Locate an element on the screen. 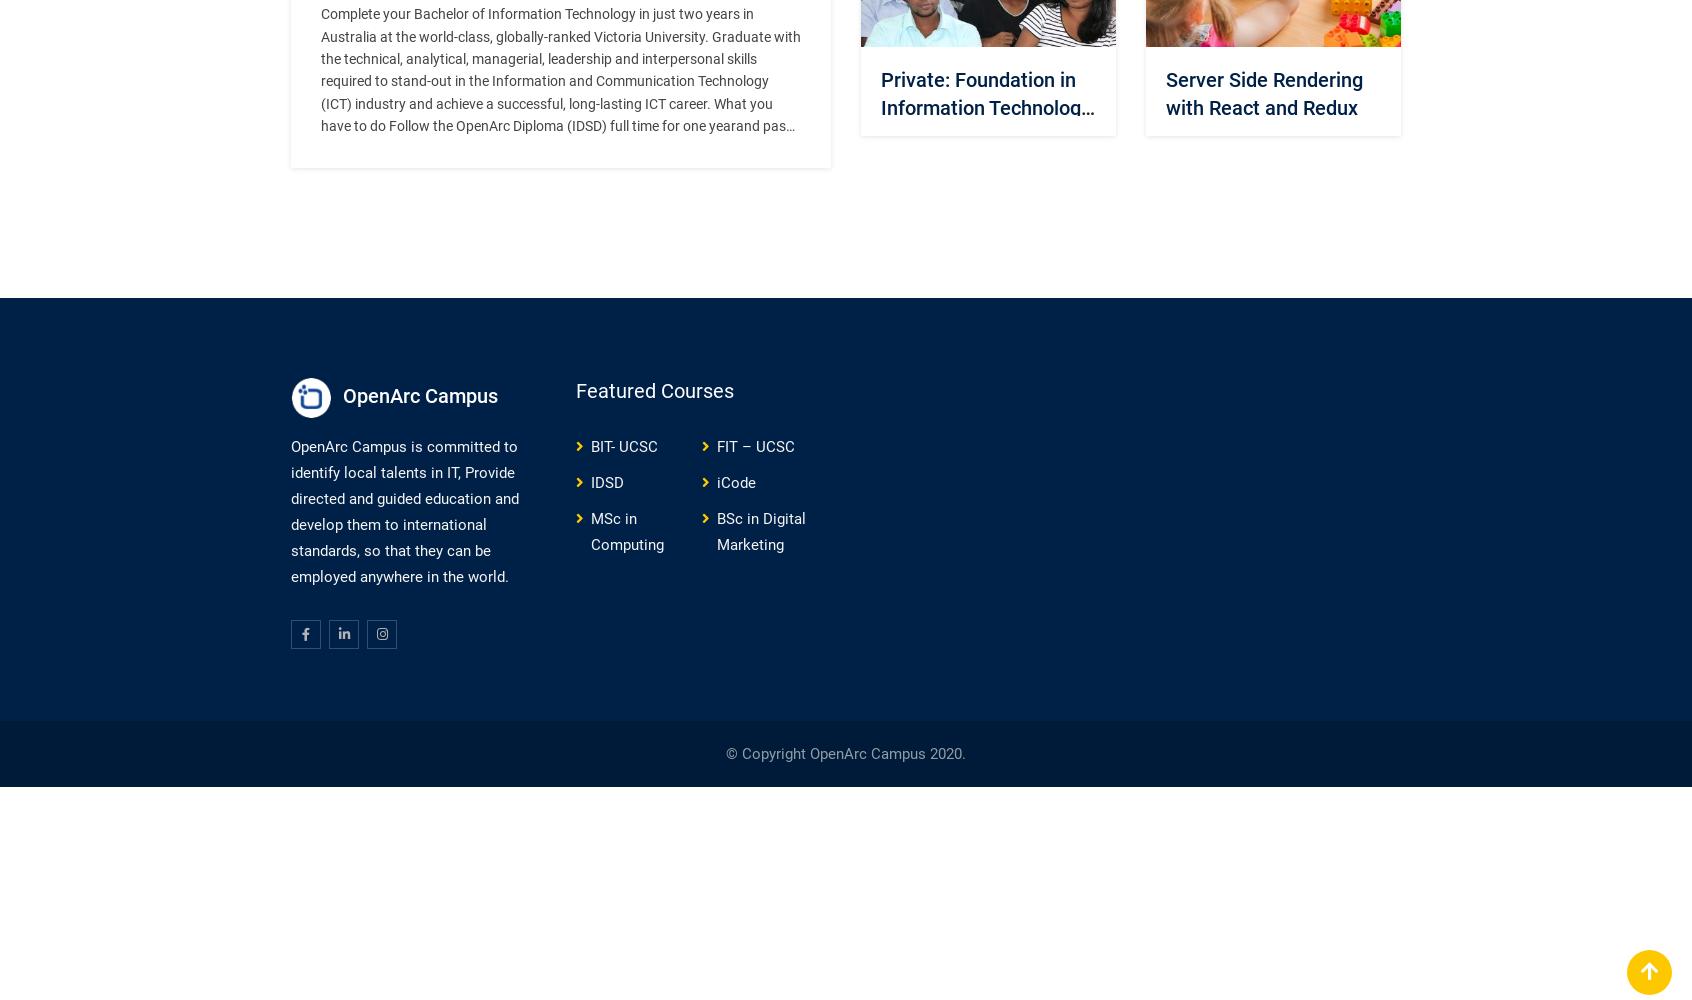 This screenshot has height=1000, width=1692. 'FIT – UCSC' is located at coordinates (754, 445).